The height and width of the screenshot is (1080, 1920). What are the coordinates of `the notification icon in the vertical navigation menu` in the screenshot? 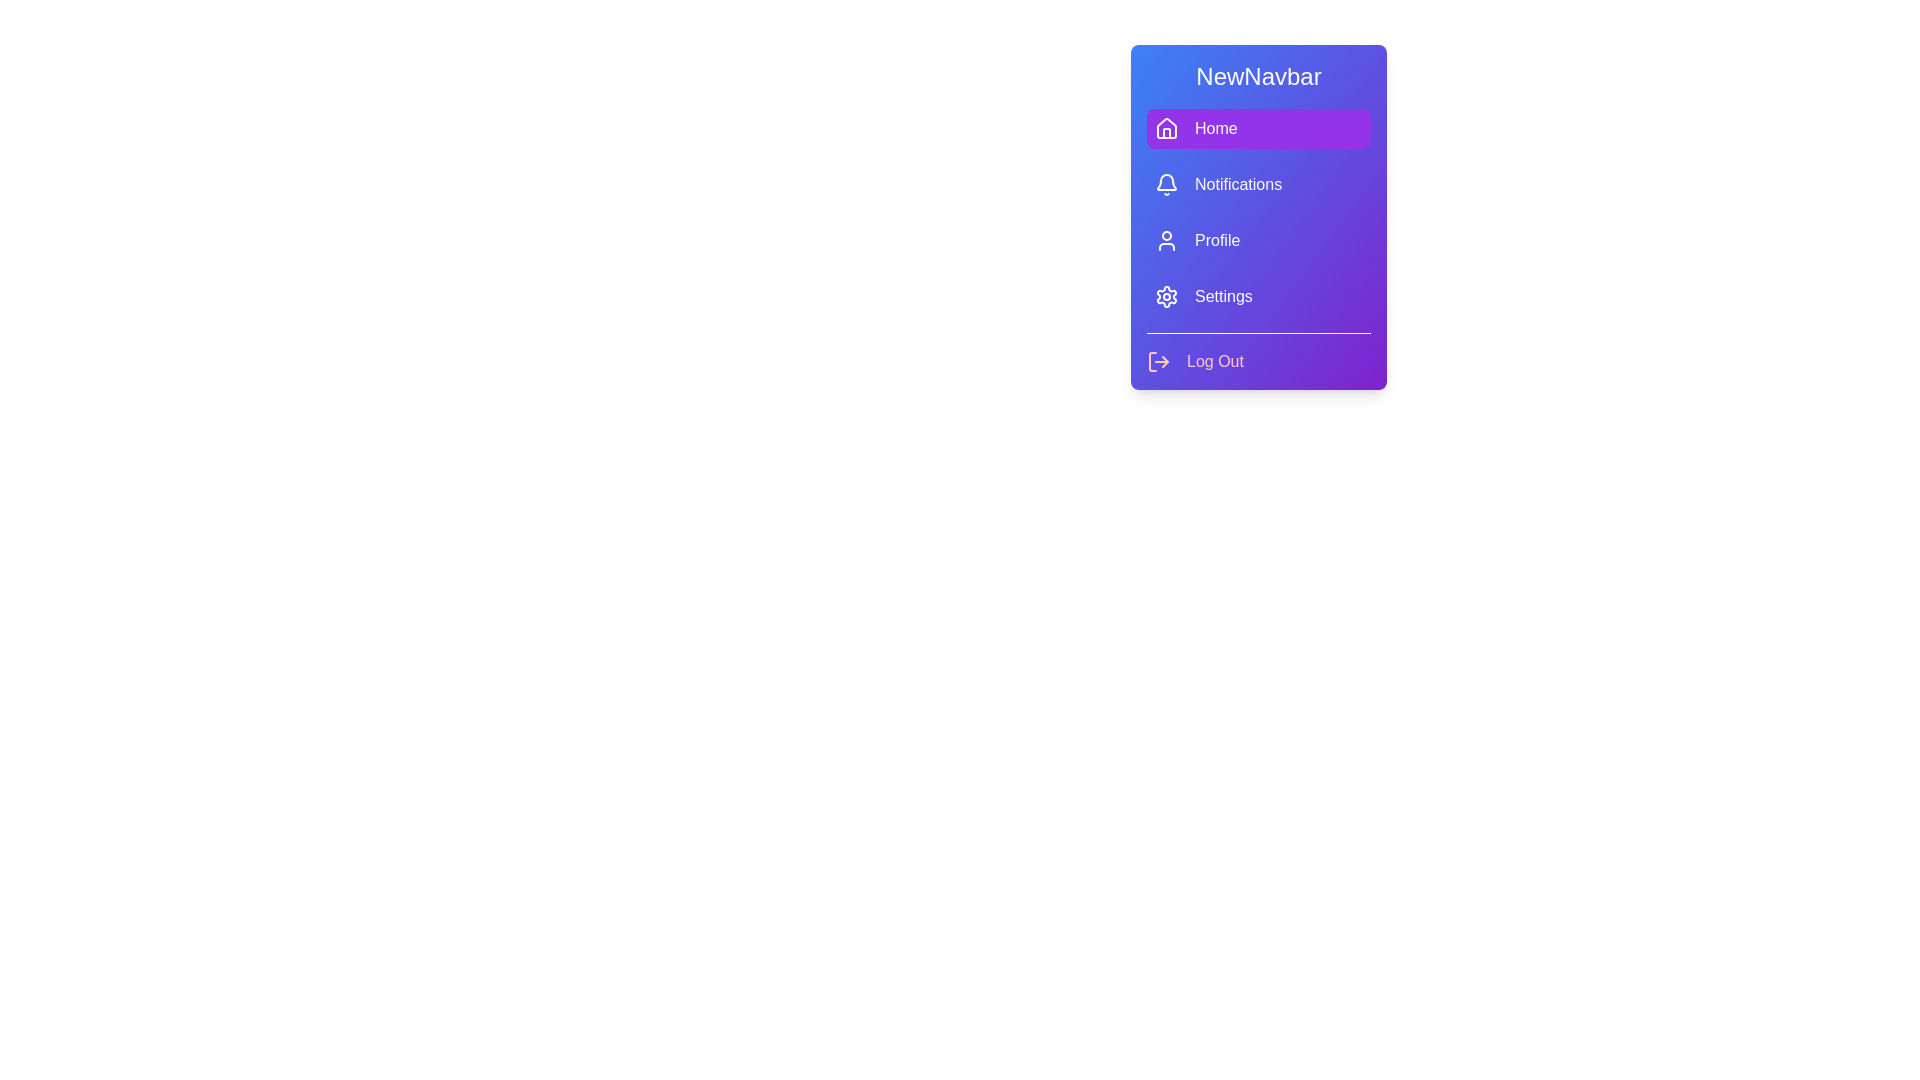 It's located at (1166, 182).